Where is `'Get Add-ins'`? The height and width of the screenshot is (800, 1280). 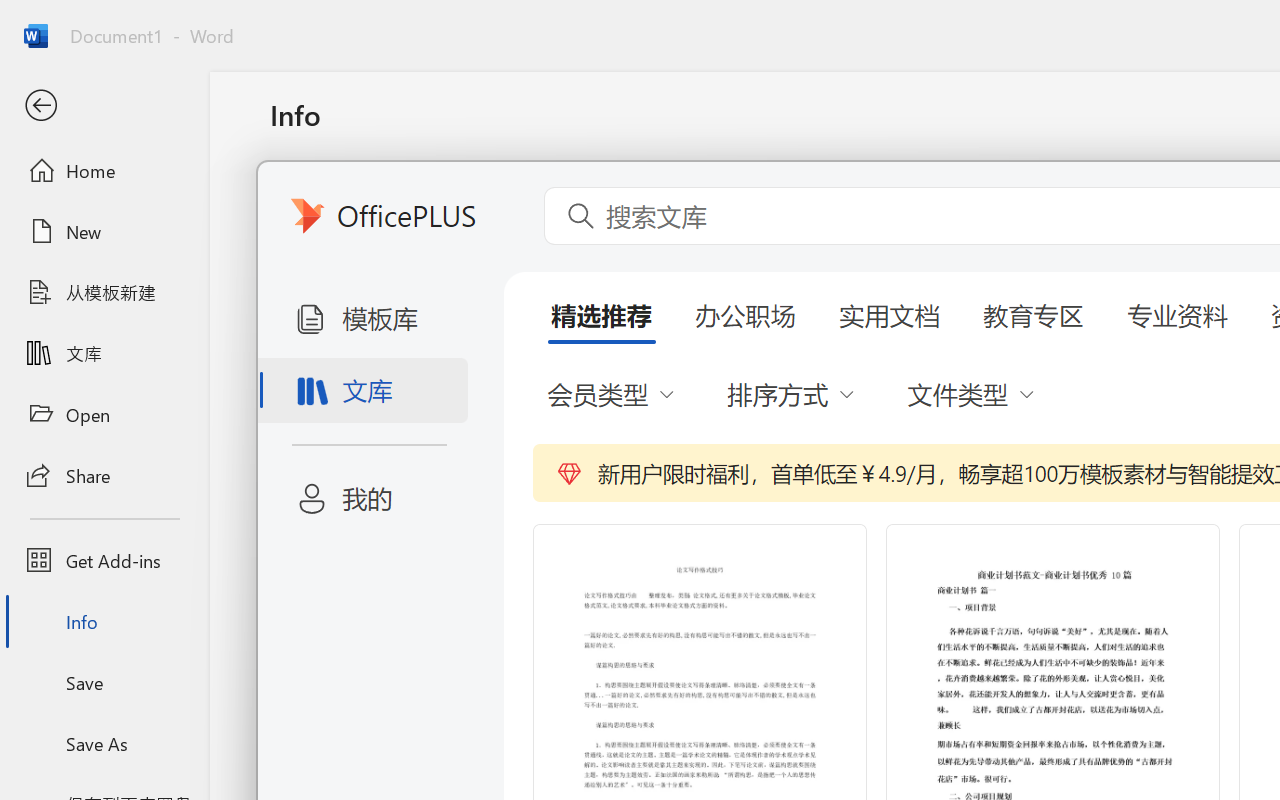
'Get Add-ins' is located at coordinates (103, 560).